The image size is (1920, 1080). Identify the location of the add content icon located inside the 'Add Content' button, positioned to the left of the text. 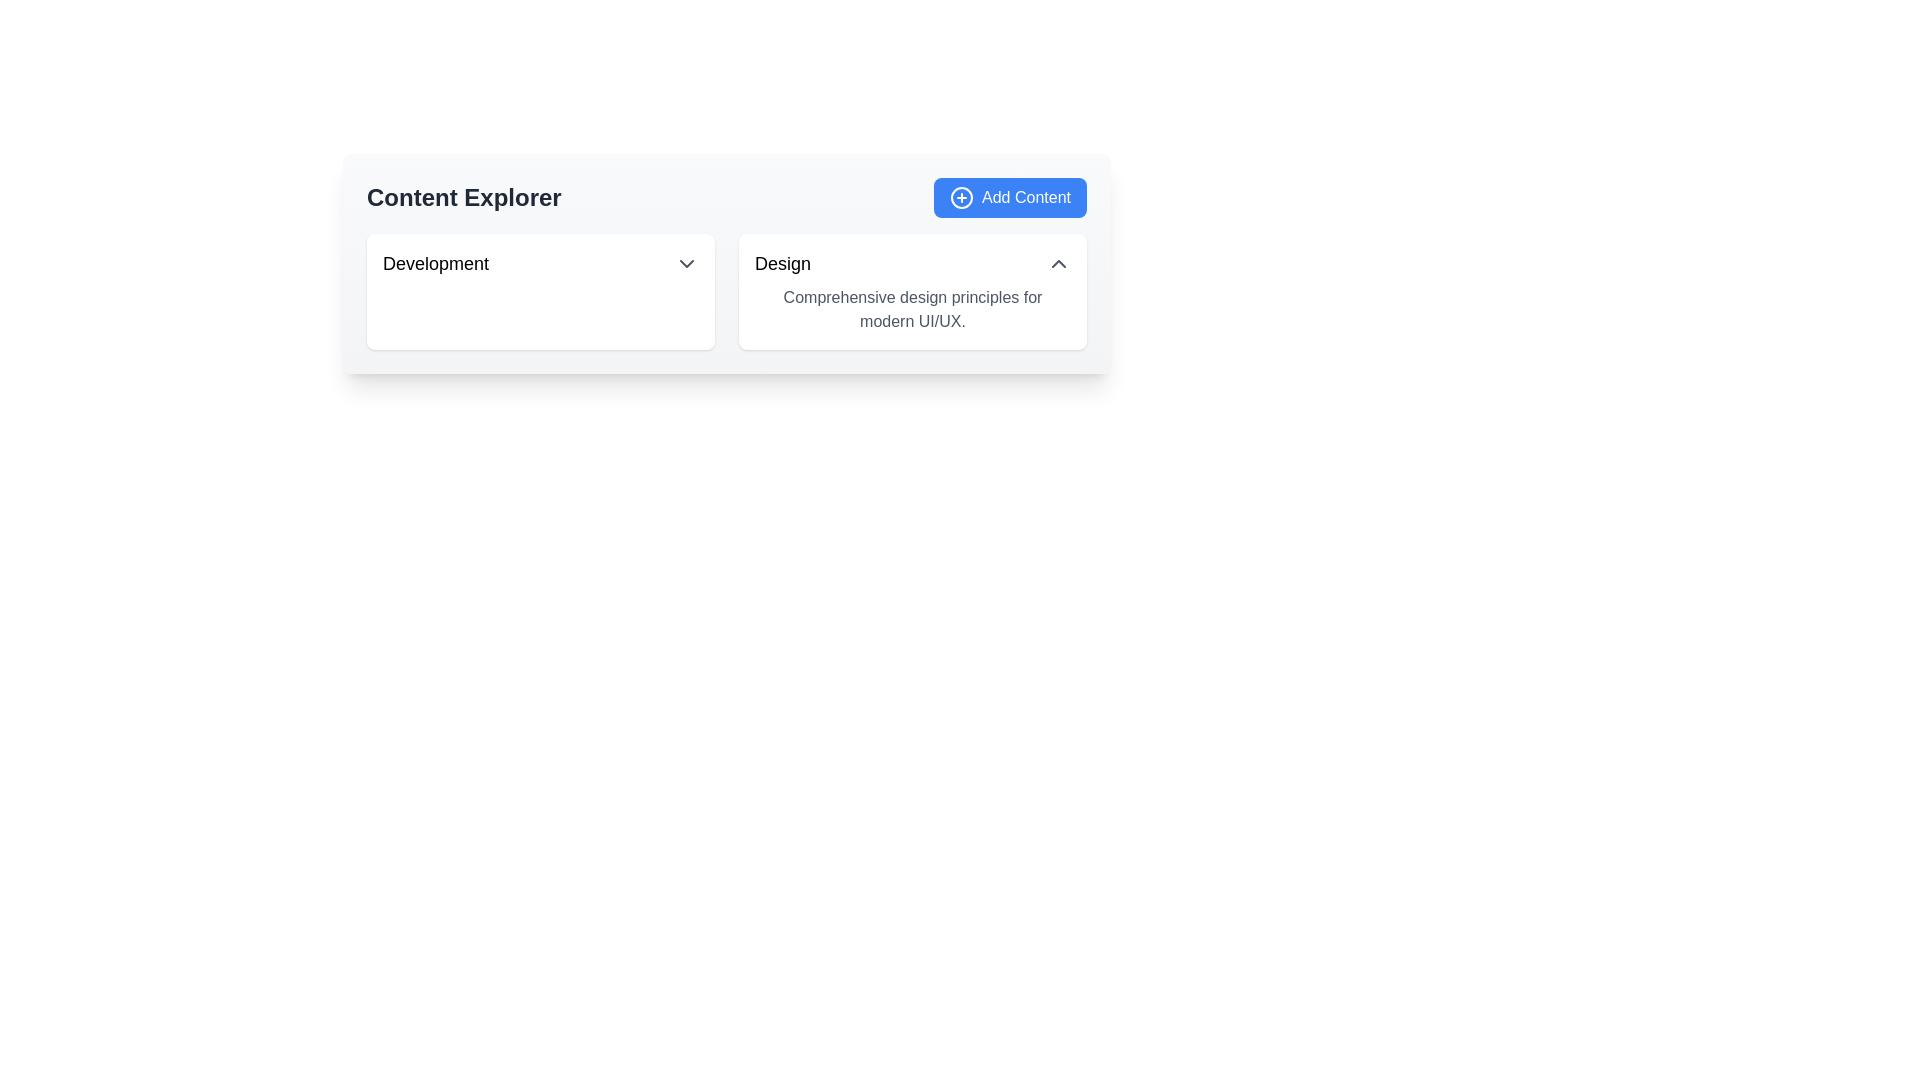
(961, 197).